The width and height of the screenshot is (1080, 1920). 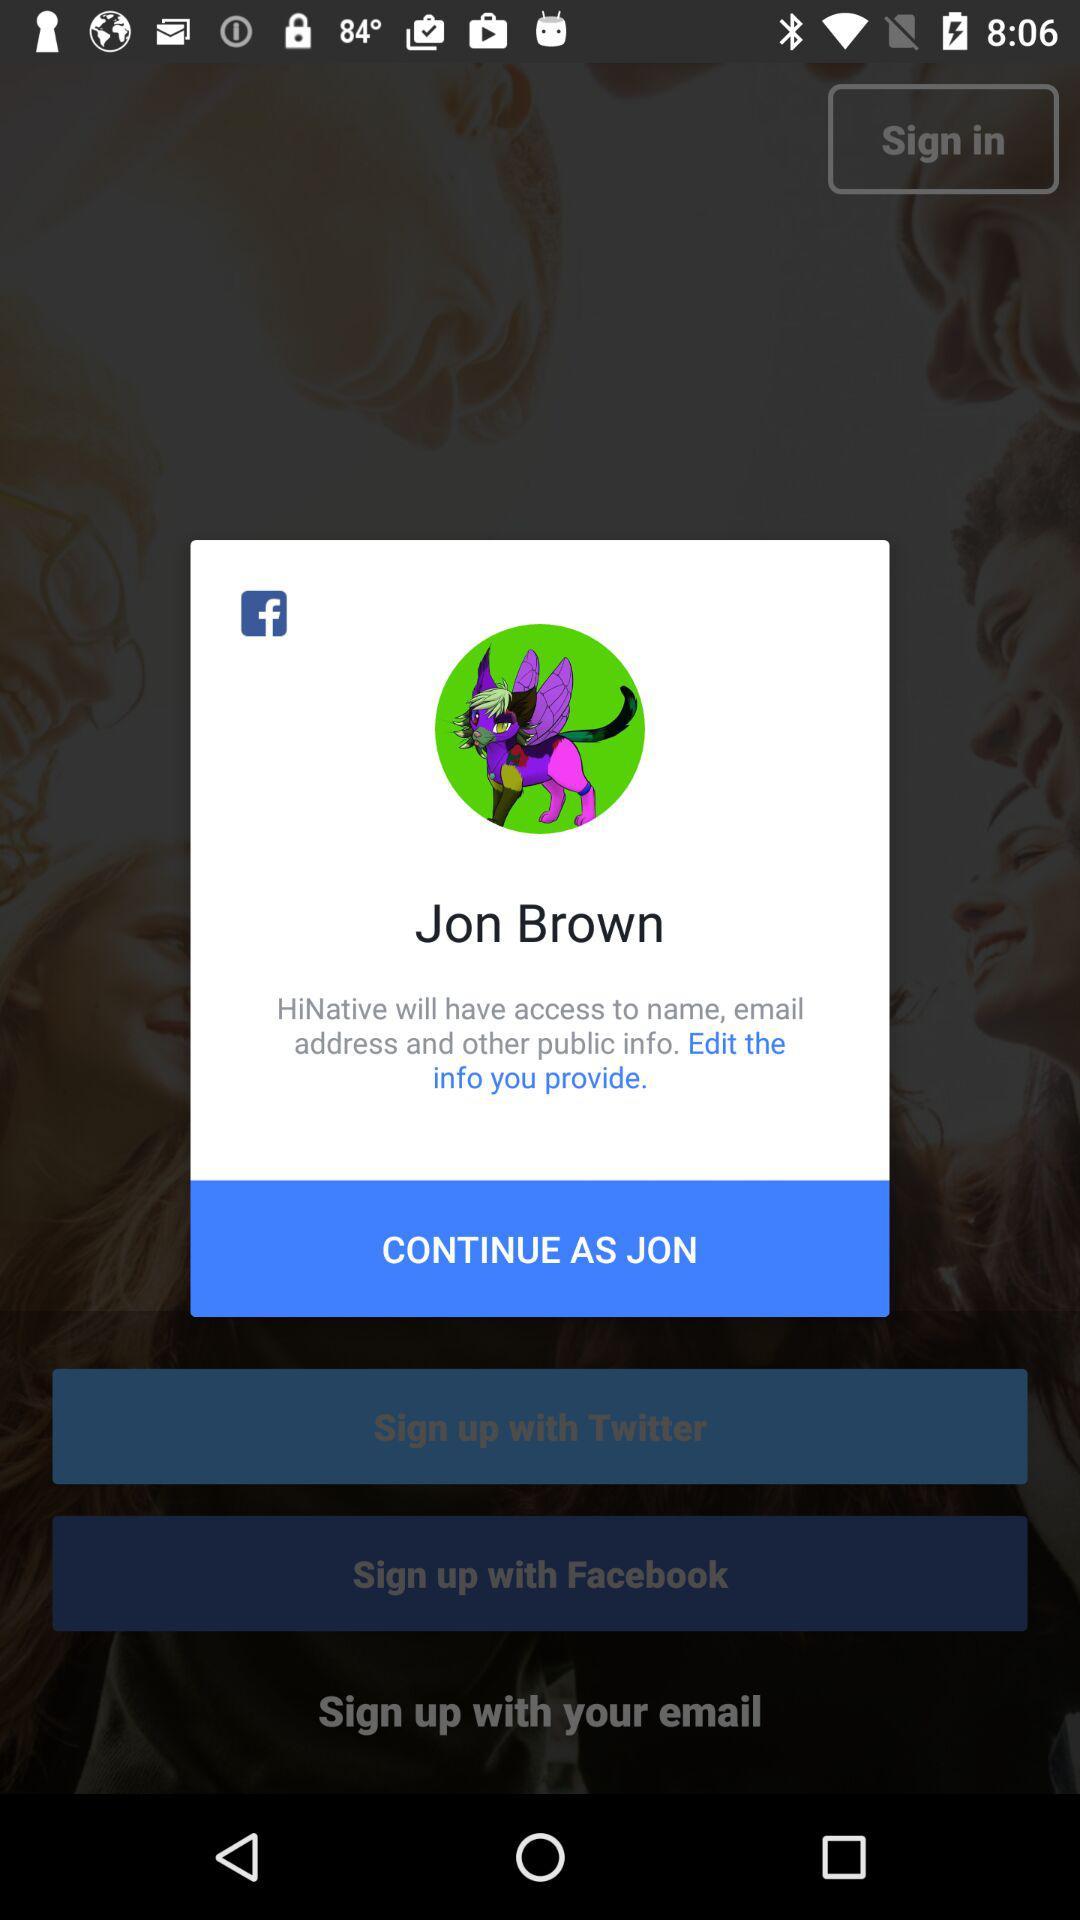 I want to click on hinative will have, so click(x=540, y=1041).